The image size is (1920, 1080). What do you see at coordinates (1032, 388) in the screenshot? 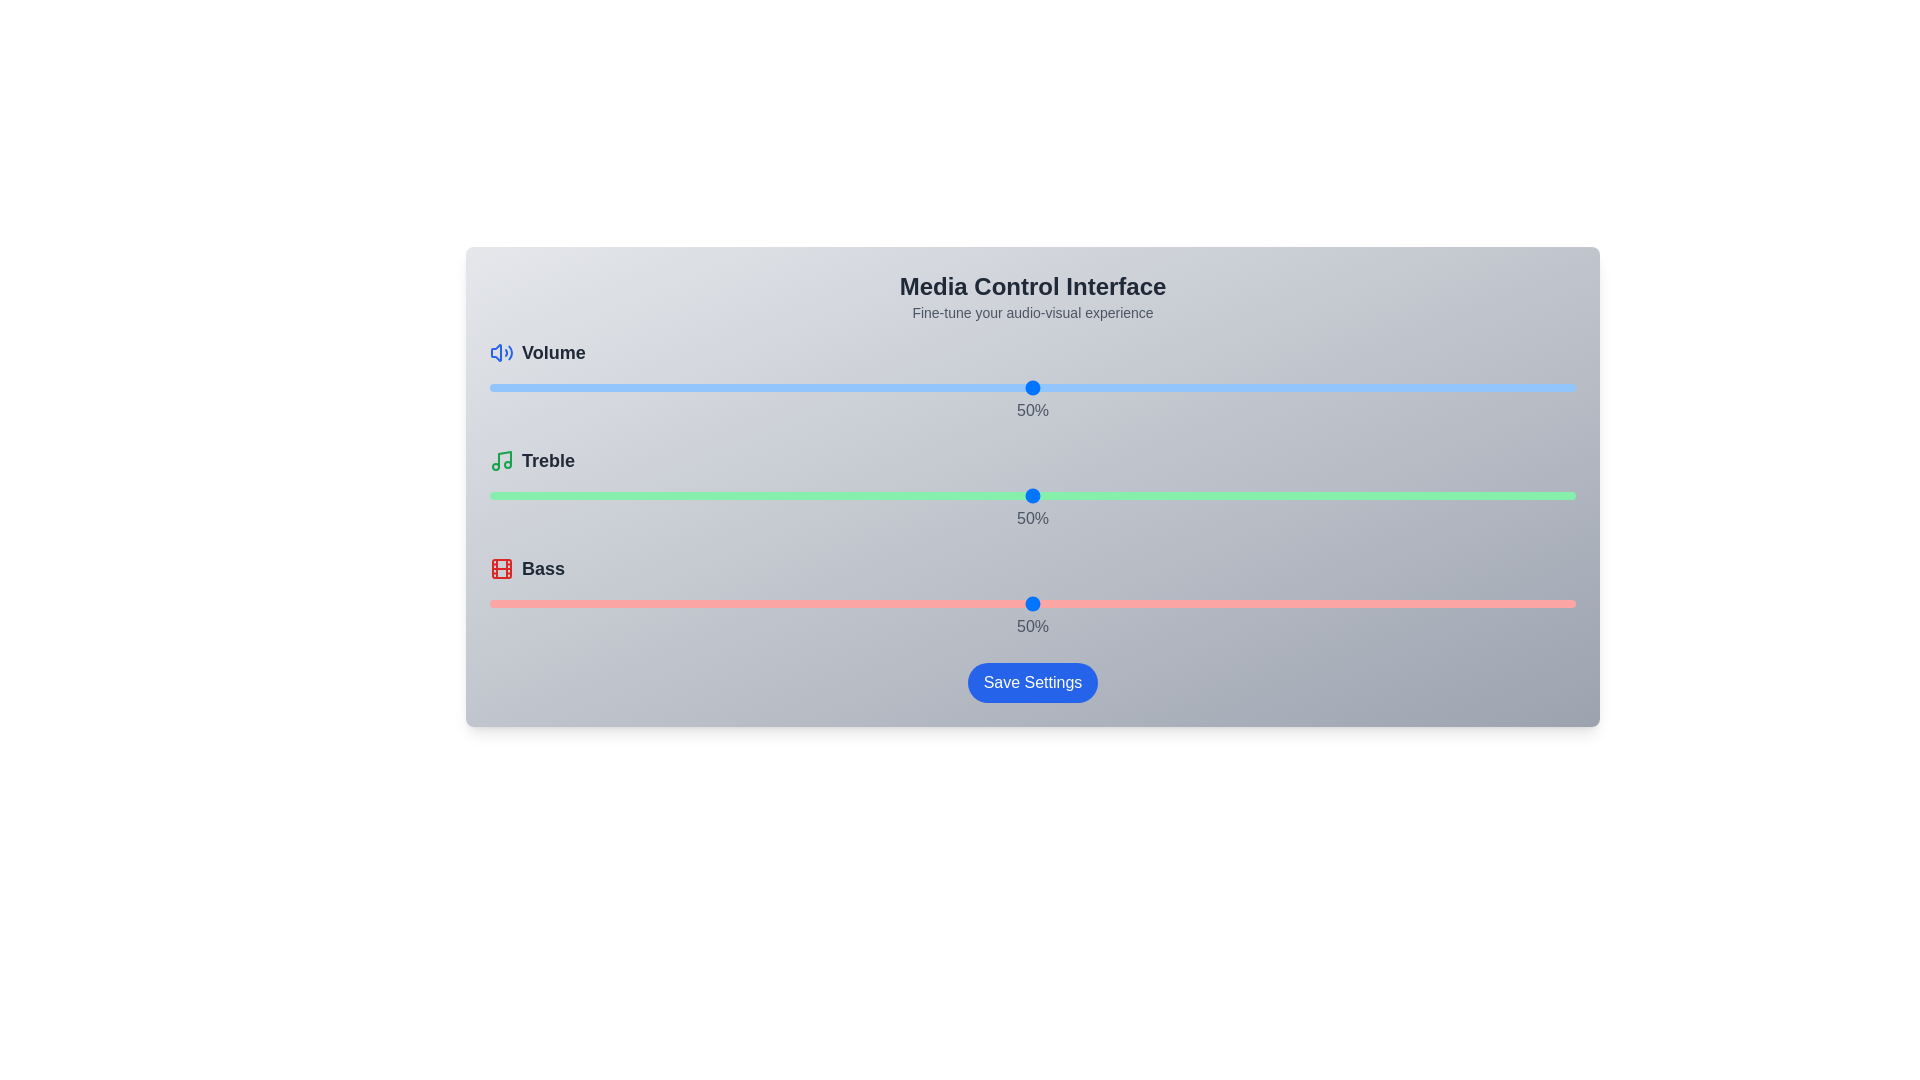
I see `the volume slider handle` at bounding box center [1032, 388].